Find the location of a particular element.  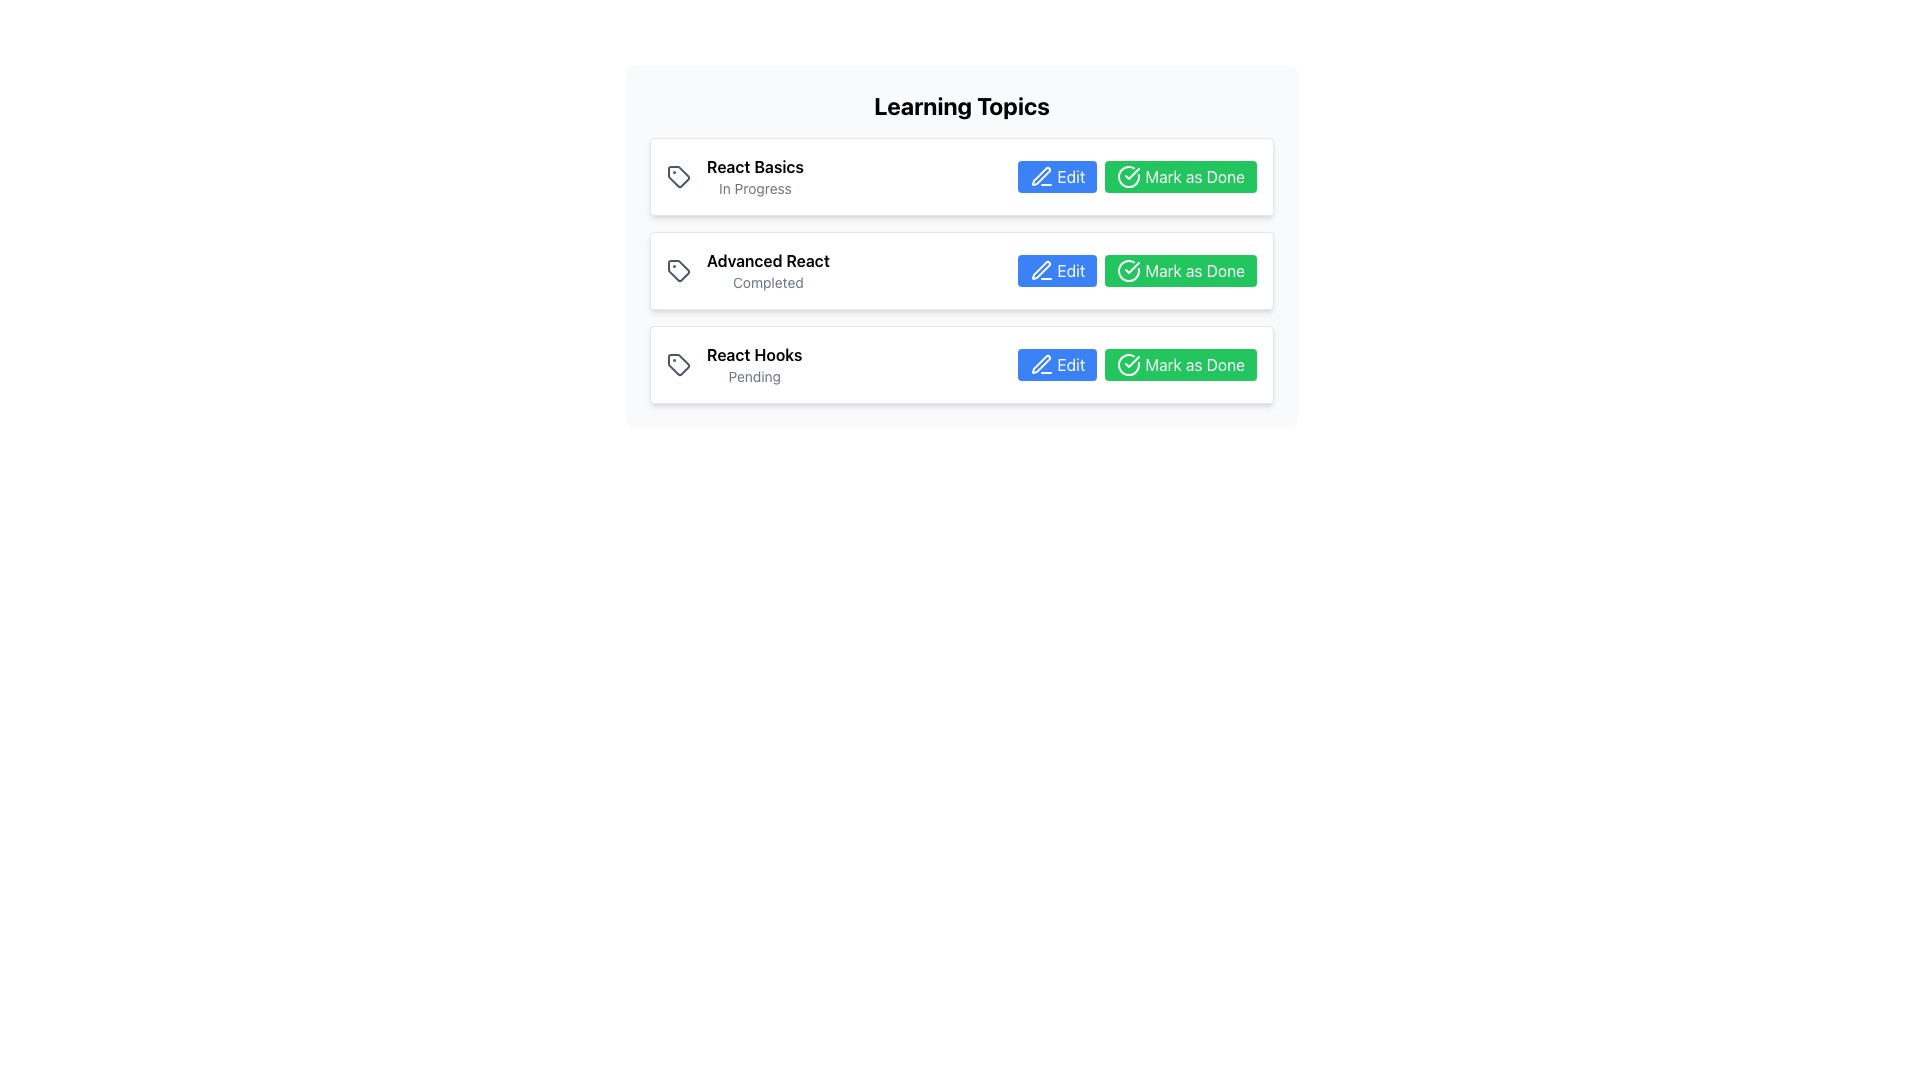

the text element displaying 'React Basics' and 'In Progress', which is the first item in the vertical list of learning topics is located at coordinates (754, 176).